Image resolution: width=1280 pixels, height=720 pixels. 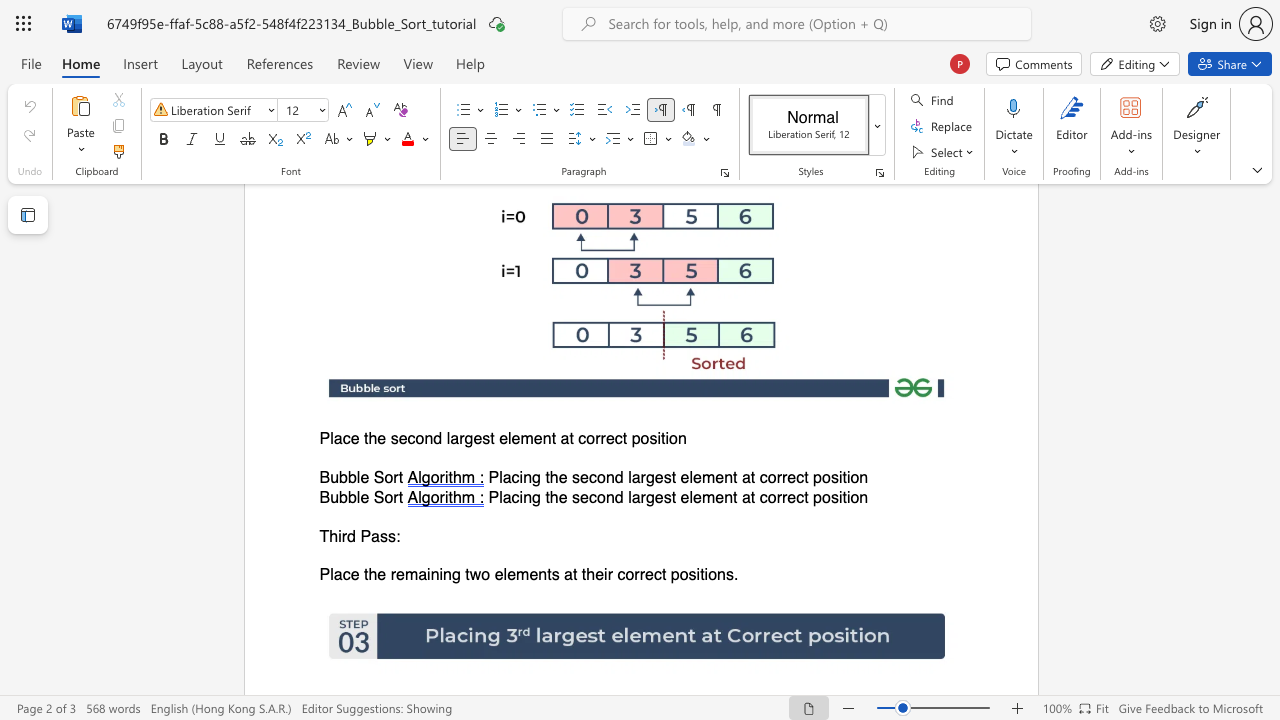 What do you see at coordinates (342, 535) in the screenshot?
I see `the space between the continuous character "i" and "r" in the text` at bounding box center [342, 535].